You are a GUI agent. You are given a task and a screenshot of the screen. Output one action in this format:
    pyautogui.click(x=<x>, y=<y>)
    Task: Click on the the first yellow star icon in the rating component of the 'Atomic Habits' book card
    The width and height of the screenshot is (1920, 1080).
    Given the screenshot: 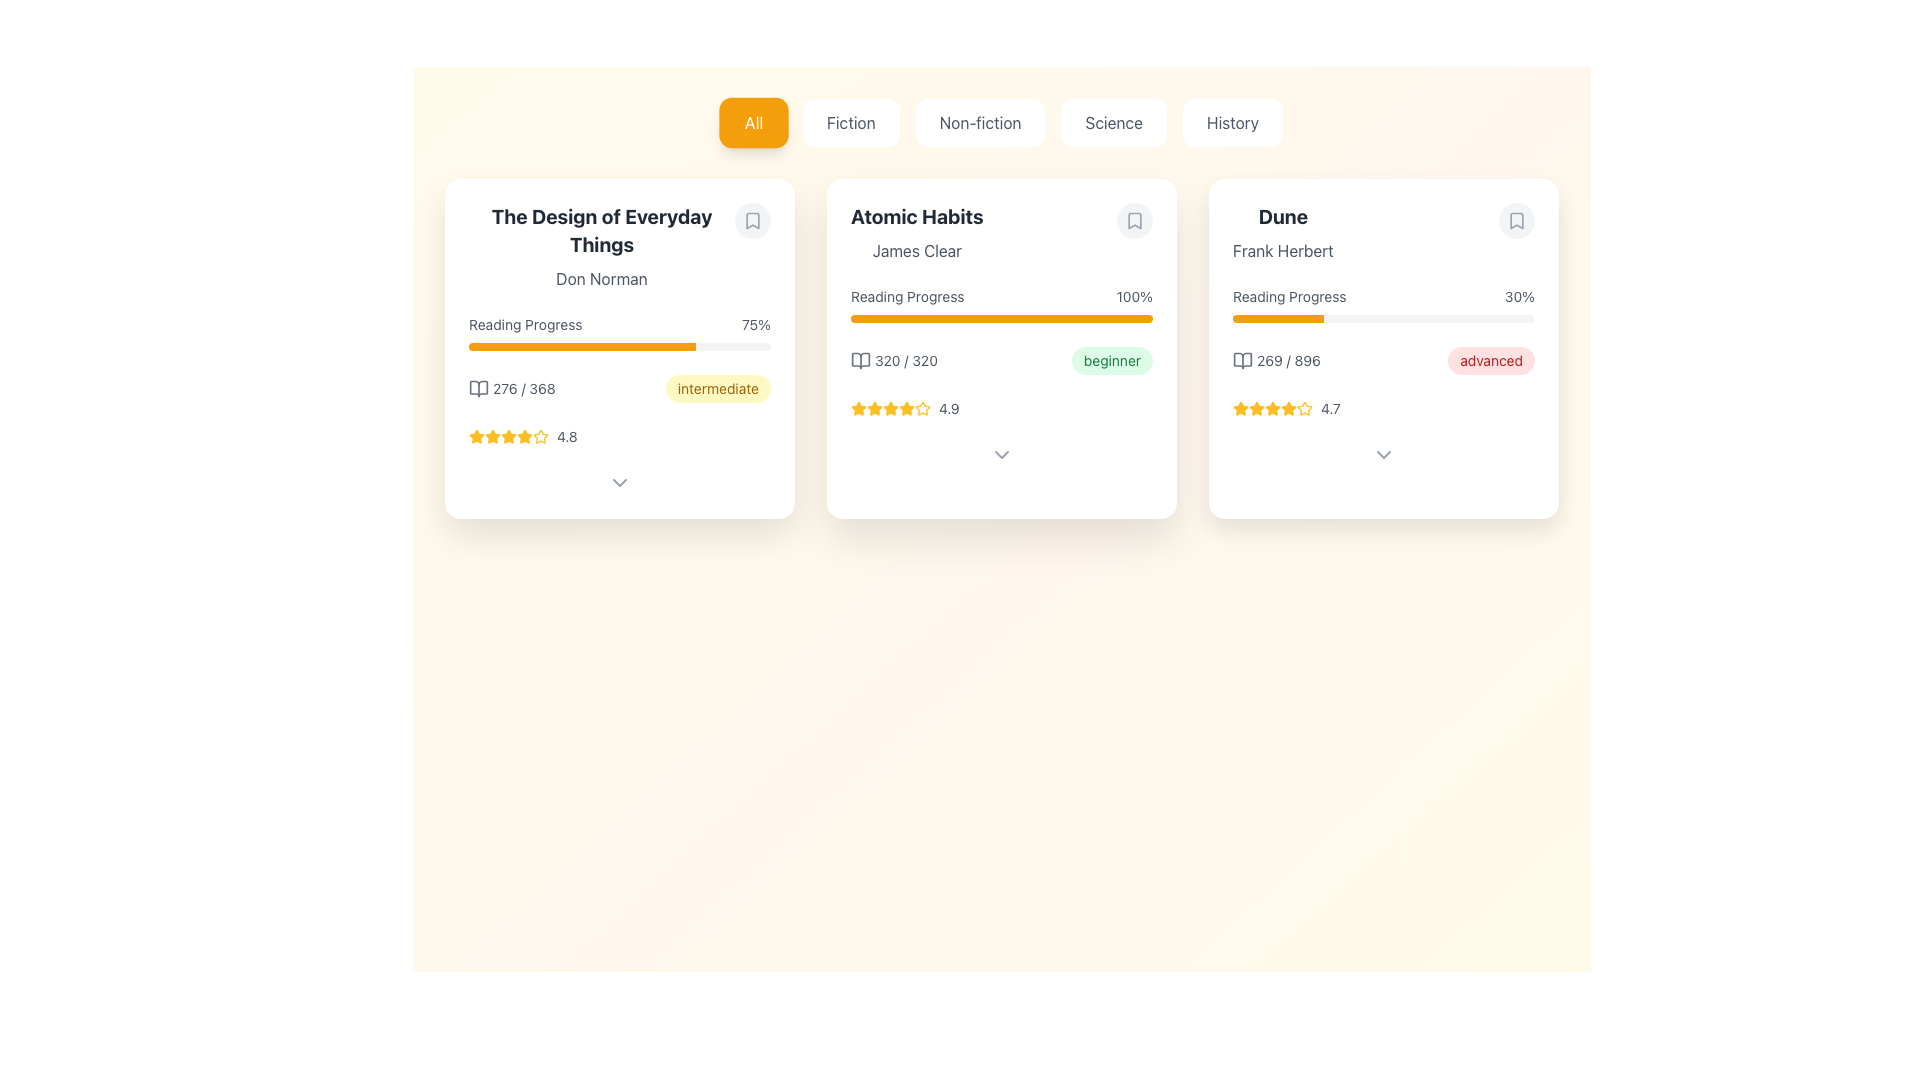 What is the action you would take?
    pyautogui.click(x=859, y=407)
    